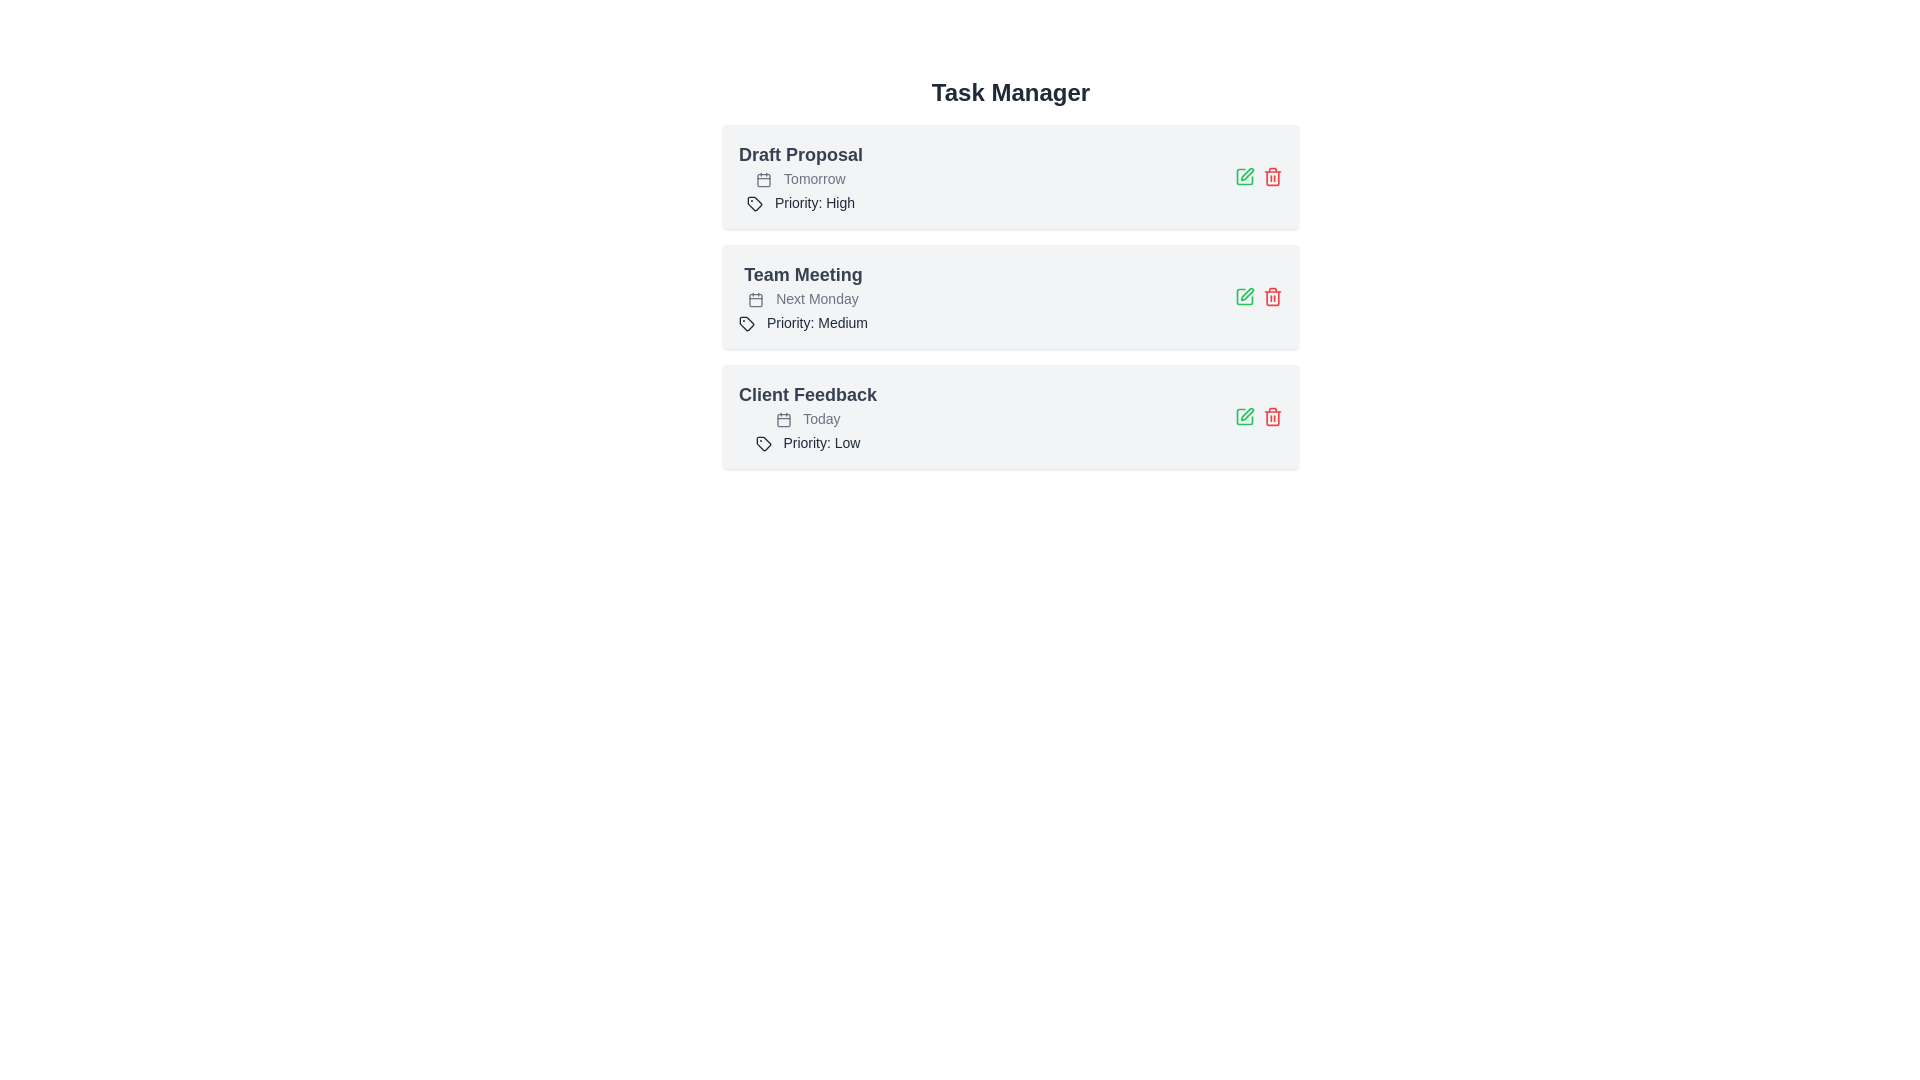 The image size is (1920, 1080). What do you see at coordinates (801, 153) in the screenshot?
I see `the text label that serves as a title or description for a task-related item in the task management interface` at bounding box center [801, 153].